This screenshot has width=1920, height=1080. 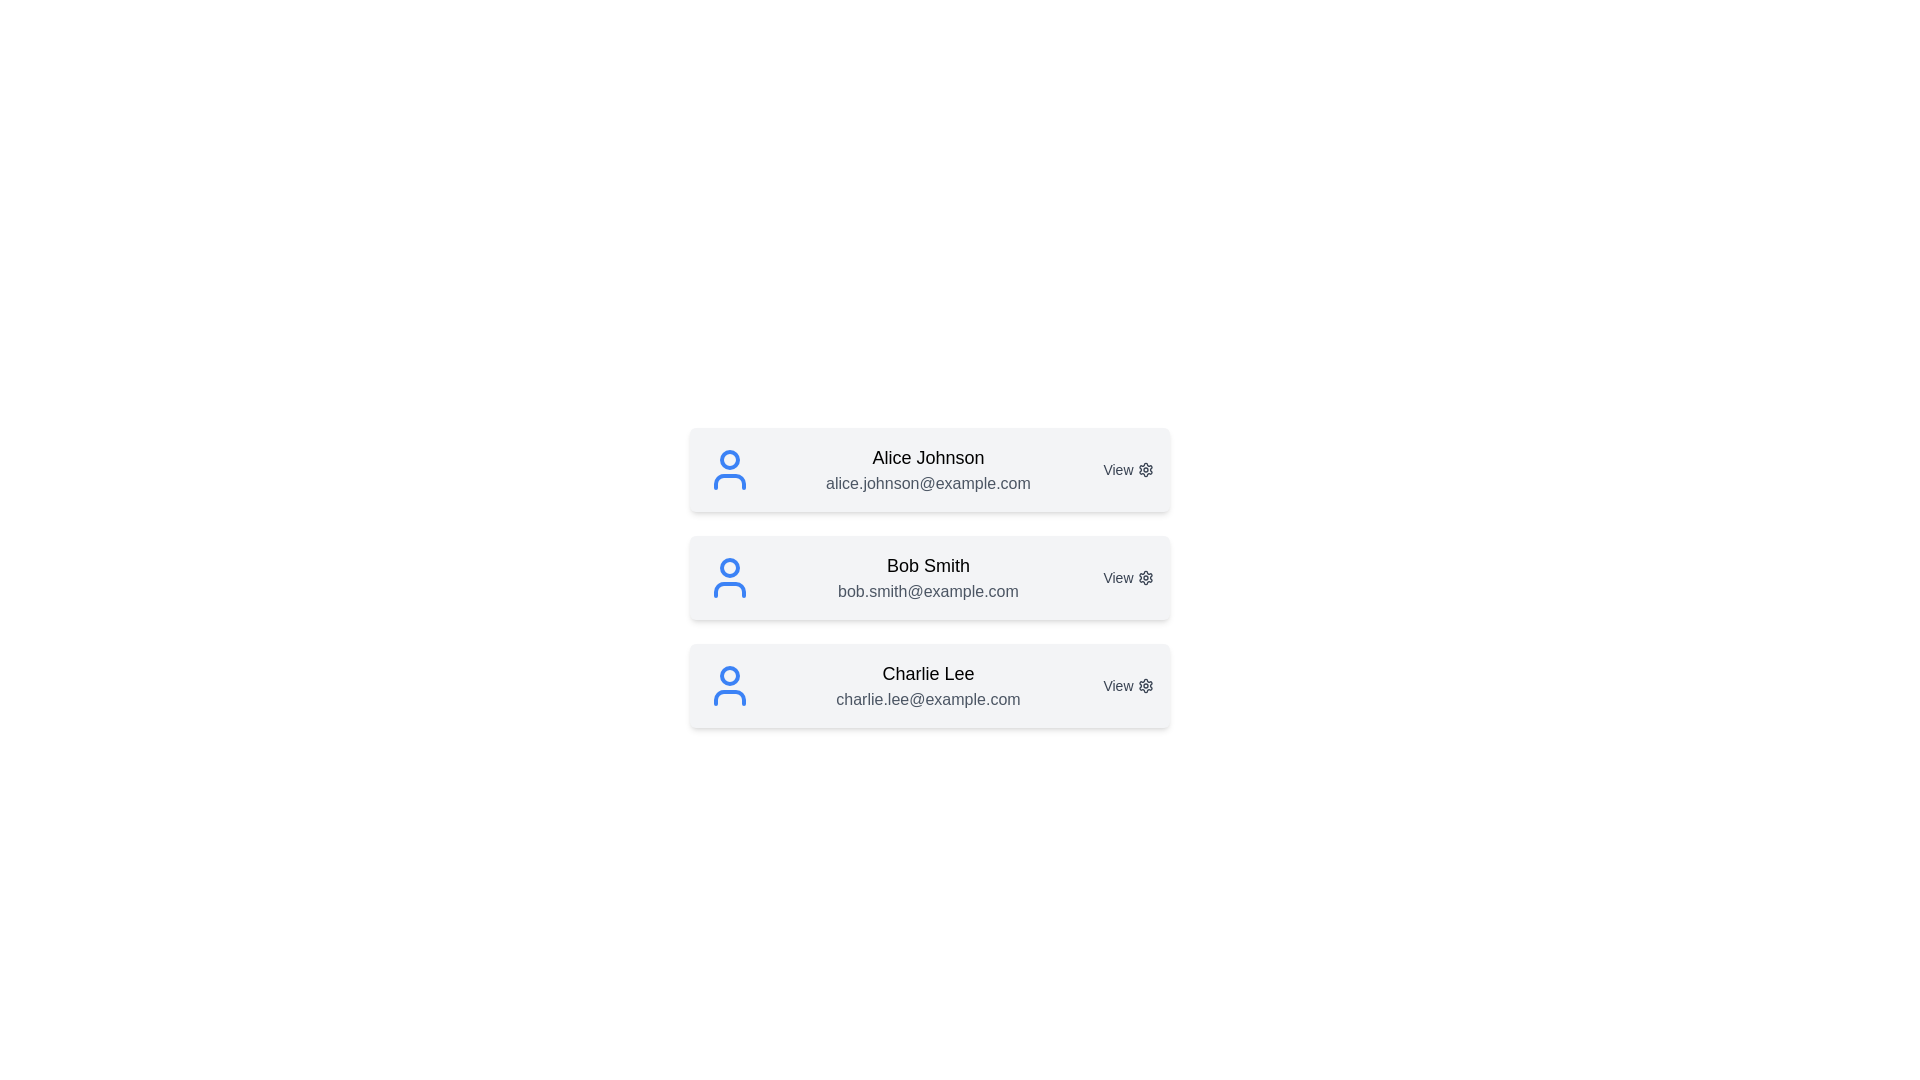 I want to click on the text block displaying the name 'Alice Johnson' and email 'alice.johnson@example.com', which is located in the top card of a vertically stacked list of cards, so click(x=927, y=470).